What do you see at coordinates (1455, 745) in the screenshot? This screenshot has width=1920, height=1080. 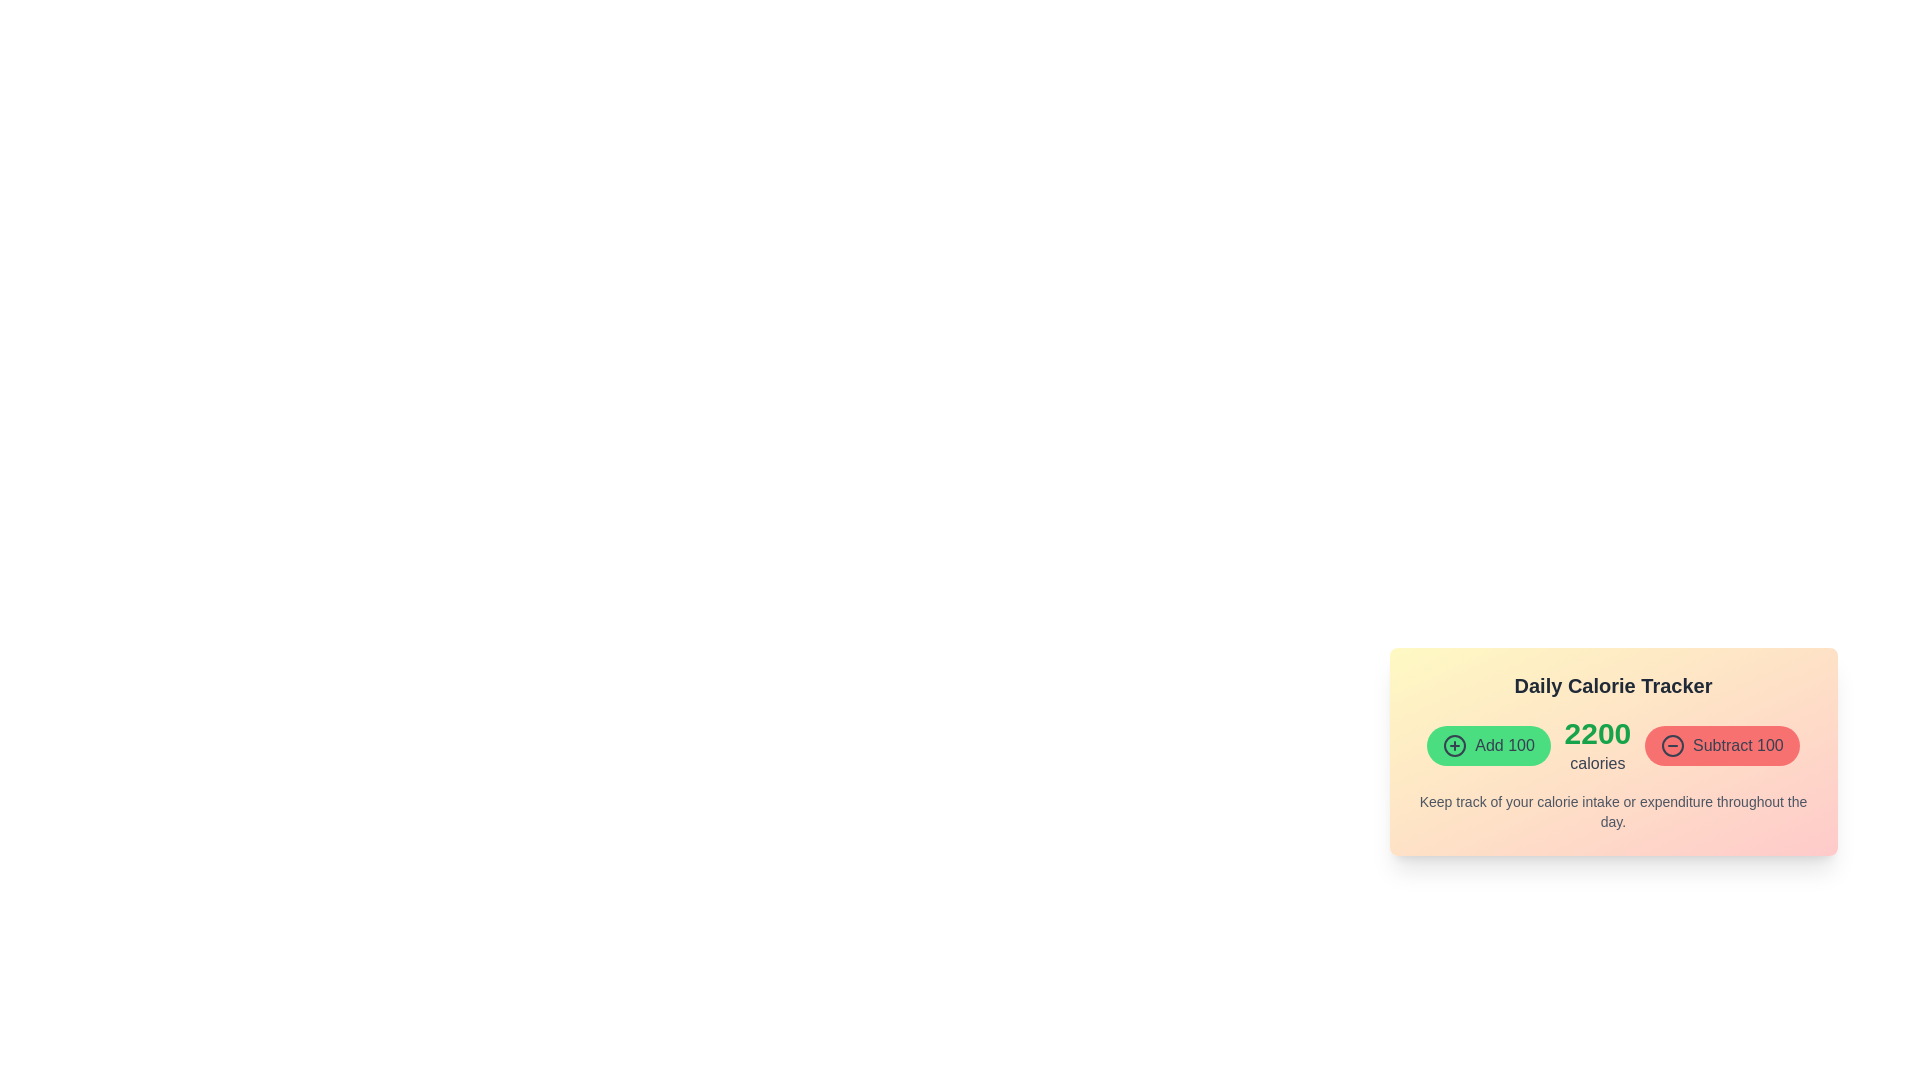 I see `the SVG circle element that represents the 'Add 100' action, located to the left side of the 'Add 100' button in the calorie tracker interface` at bounding box center [1455, 745].